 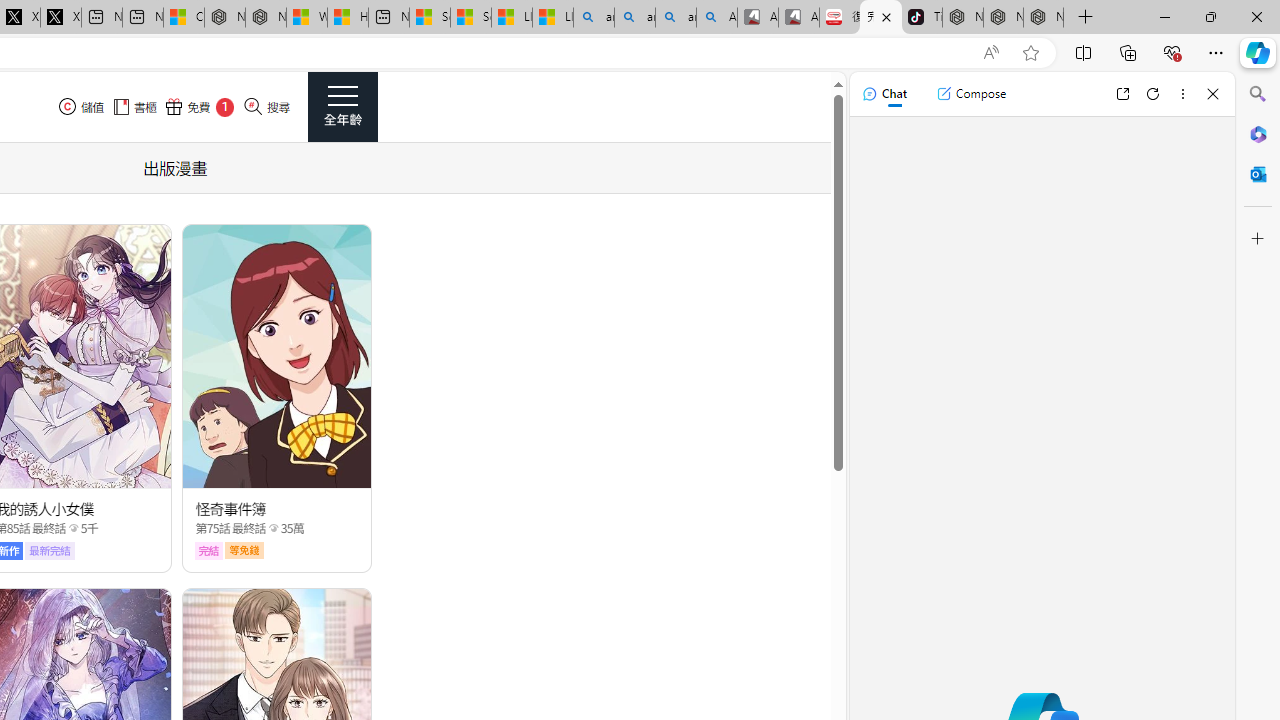 I want to click on 'amazon - Search Images', so click(x=675, y=17).